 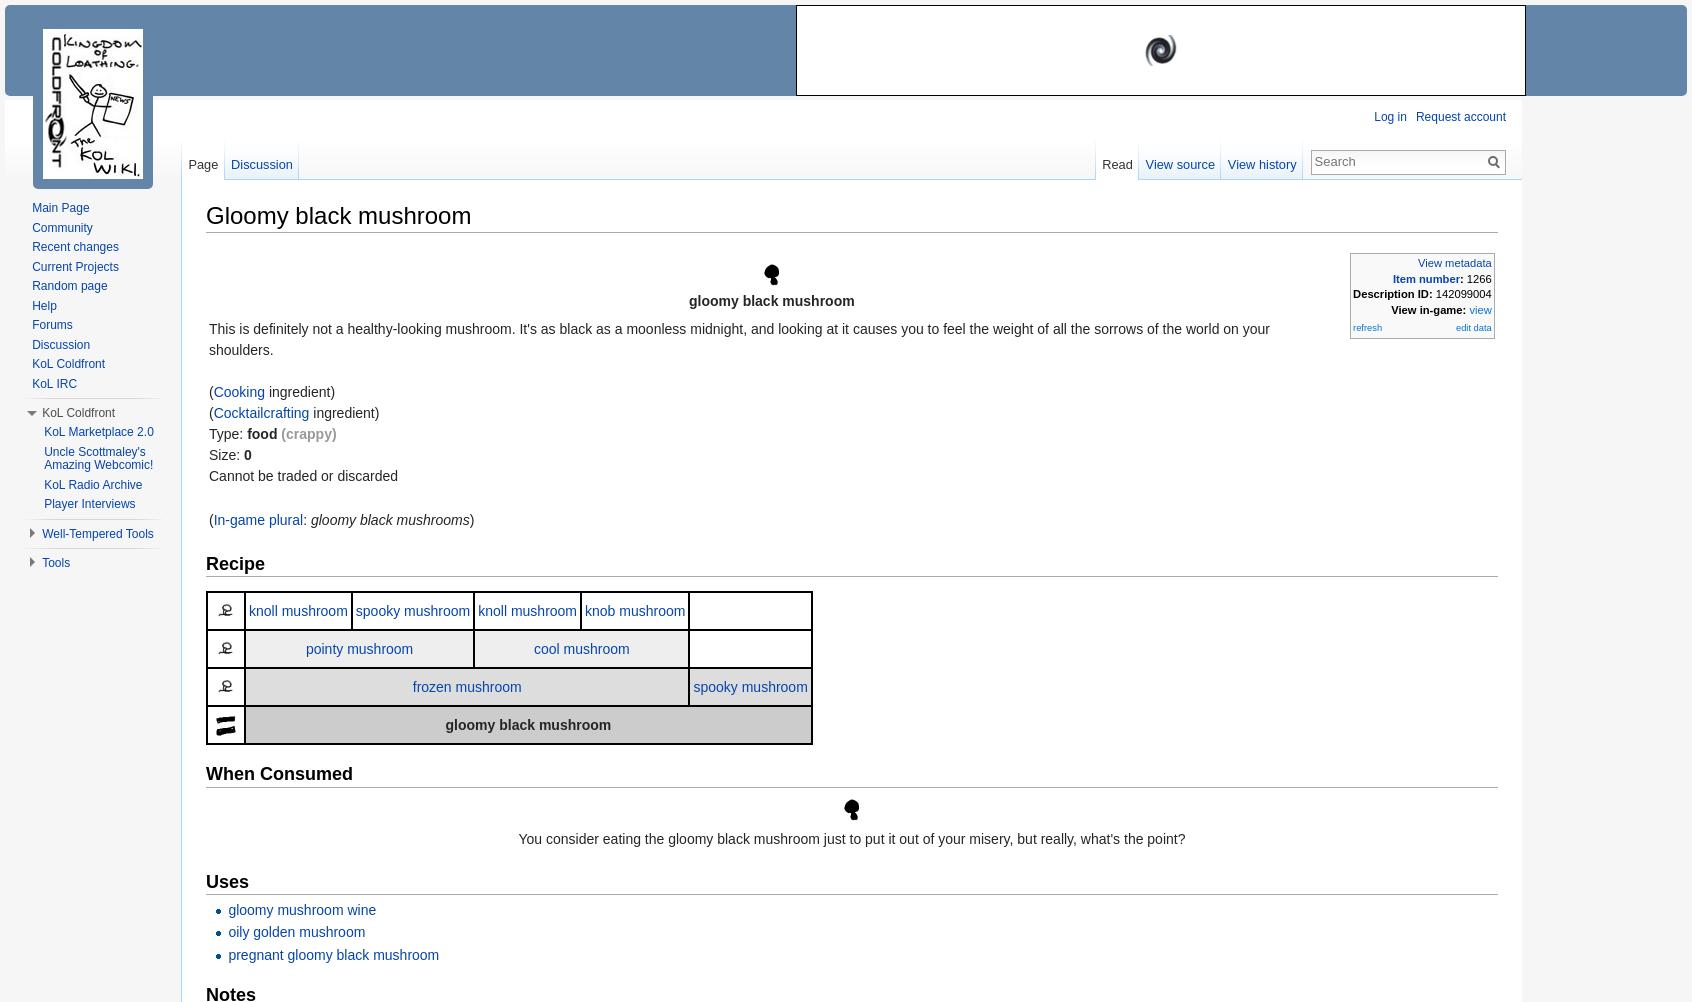 What do you see at coordinates (332, 953) in the screenshot?
I see `'pregnant gloomy black mushroom'` at bounding box center [332, 953].